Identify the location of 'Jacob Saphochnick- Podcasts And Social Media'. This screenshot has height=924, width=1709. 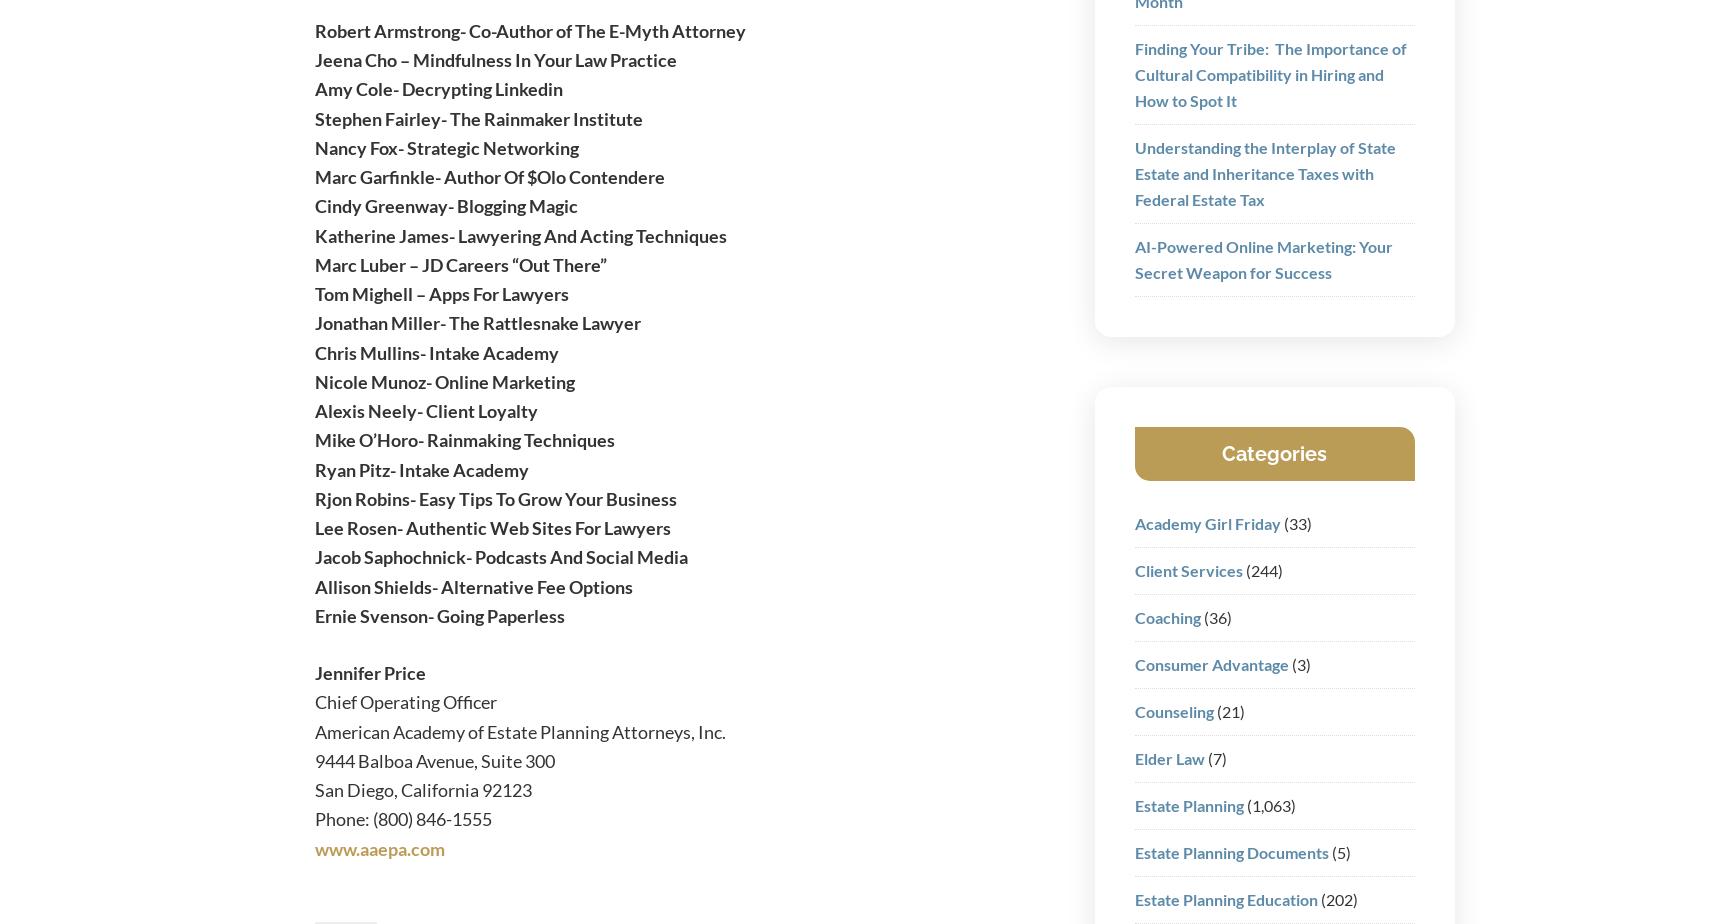
(312, 556).